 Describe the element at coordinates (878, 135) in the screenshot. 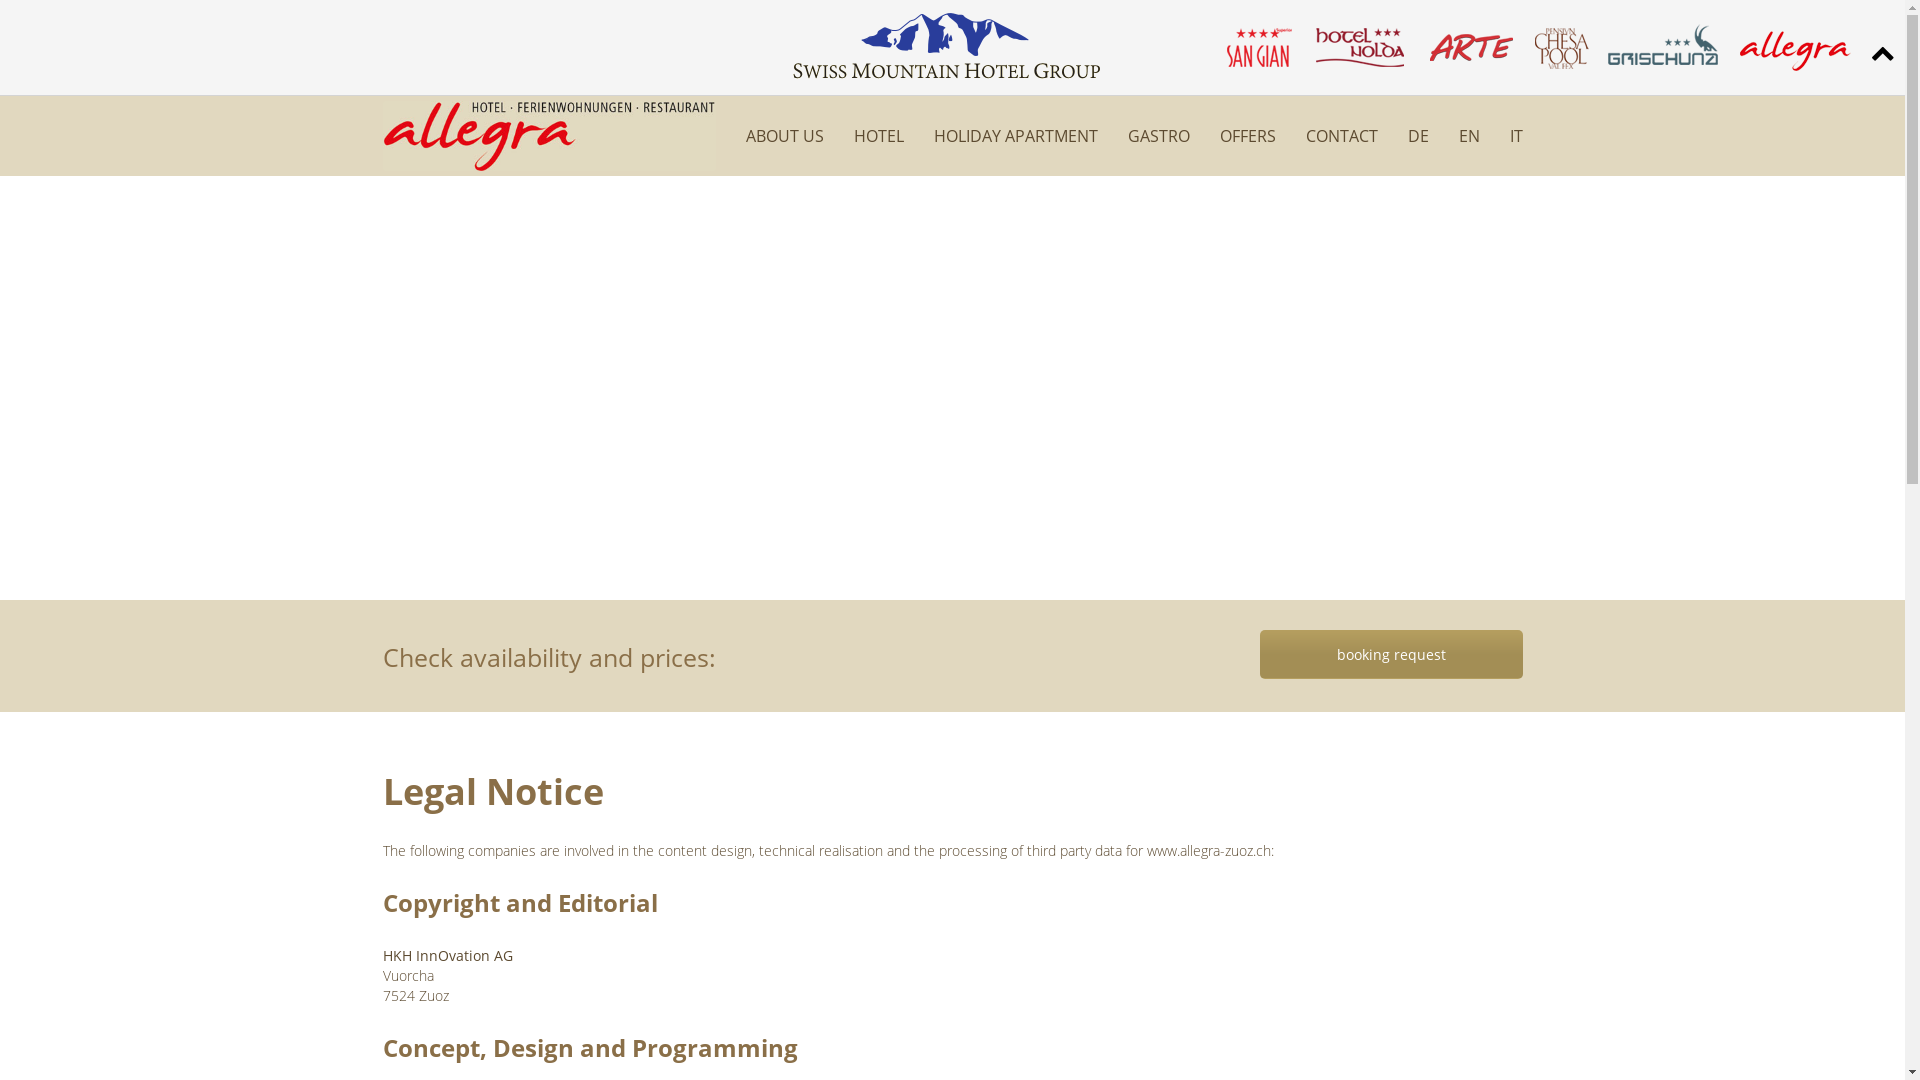

I see `'HOTEL'` at that location.